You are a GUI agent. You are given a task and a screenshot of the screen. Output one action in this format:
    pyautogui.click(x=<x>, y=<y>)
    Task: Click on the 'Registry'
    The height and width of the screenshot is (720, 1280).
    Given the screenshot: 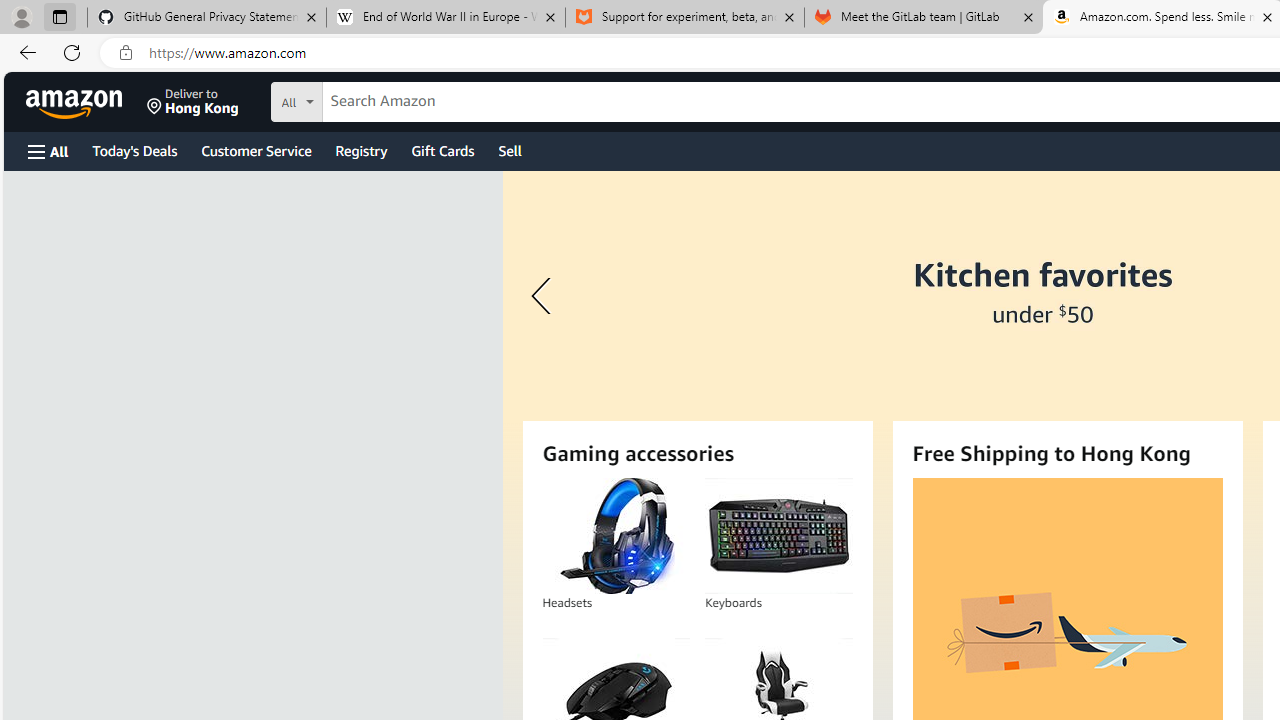 What is the action you would take?
    pyautogui.click(x=360, y=149)
    